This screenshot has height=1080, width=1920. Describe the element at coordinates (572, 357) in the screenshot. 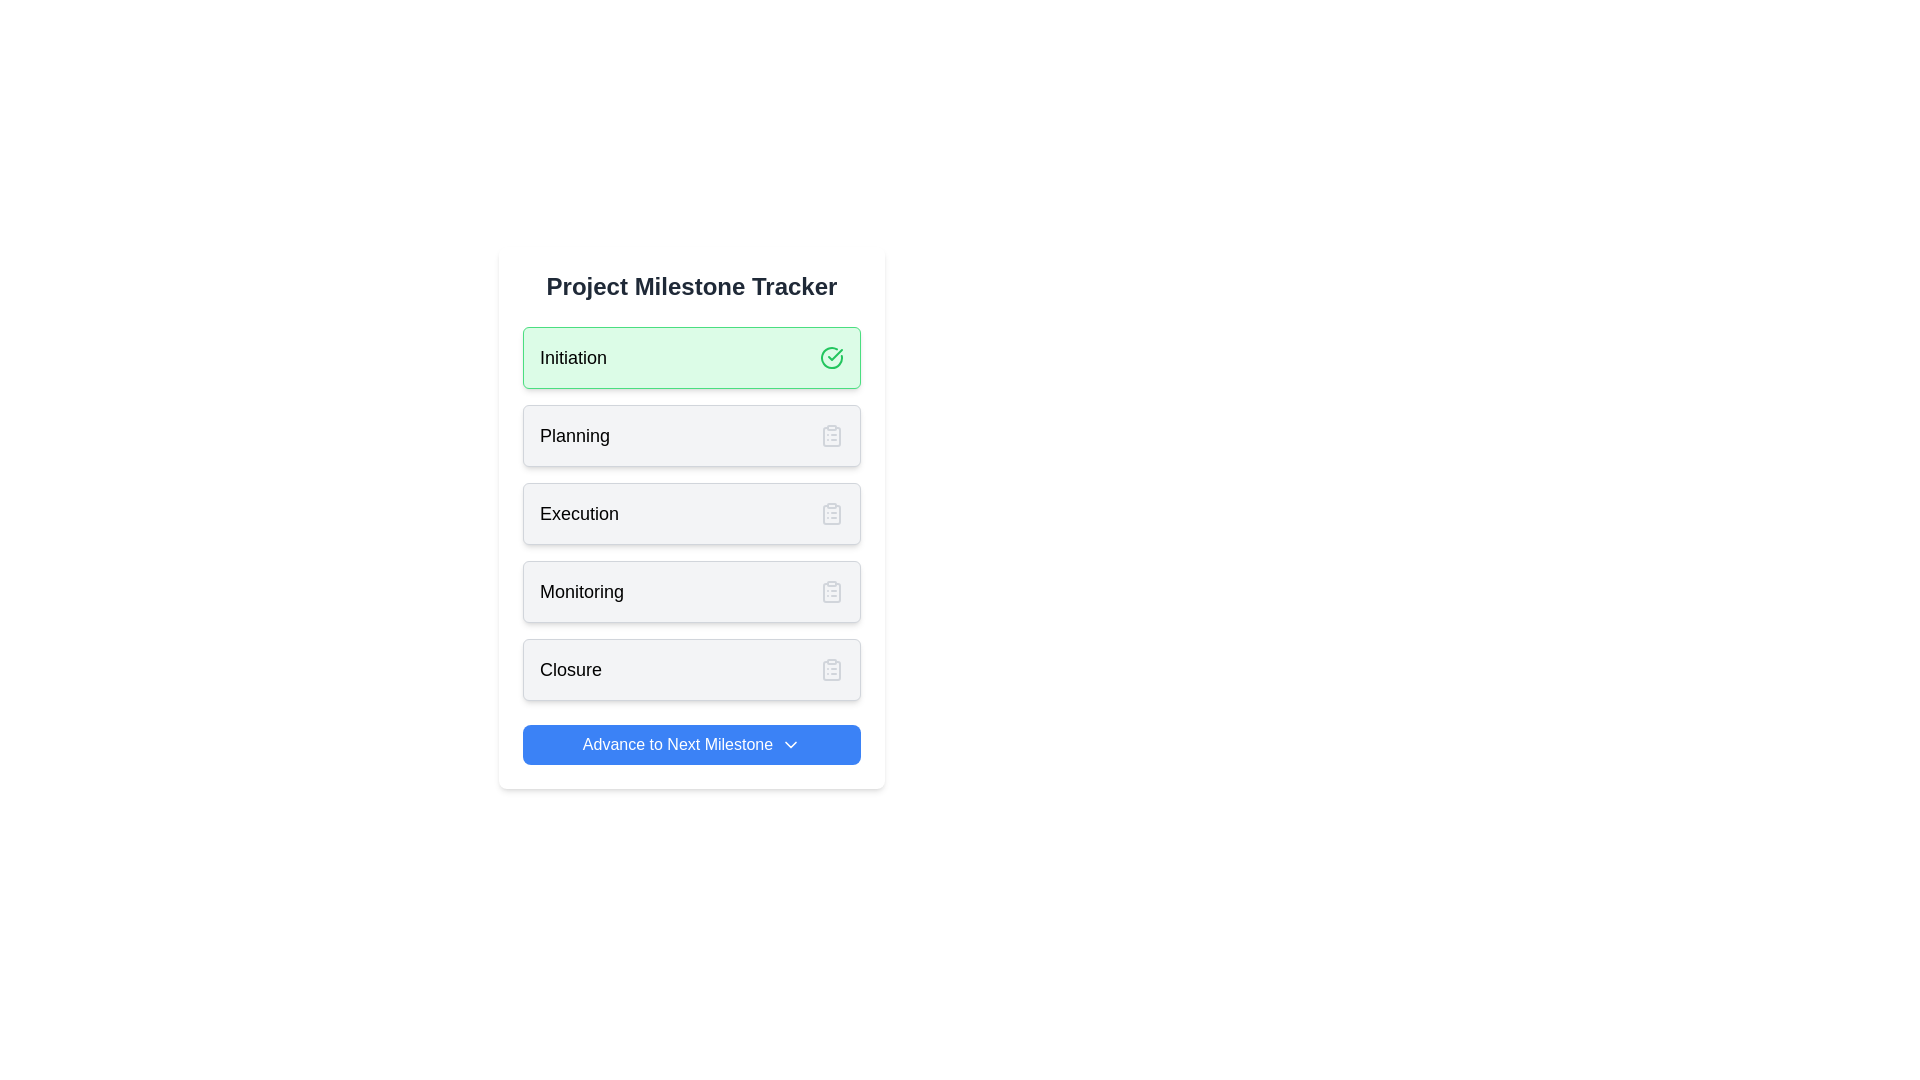

I see `the 'Initiation' text label, which is displayed in a bold font within a green rounded rectangle, to invoke the context menu` at that location.